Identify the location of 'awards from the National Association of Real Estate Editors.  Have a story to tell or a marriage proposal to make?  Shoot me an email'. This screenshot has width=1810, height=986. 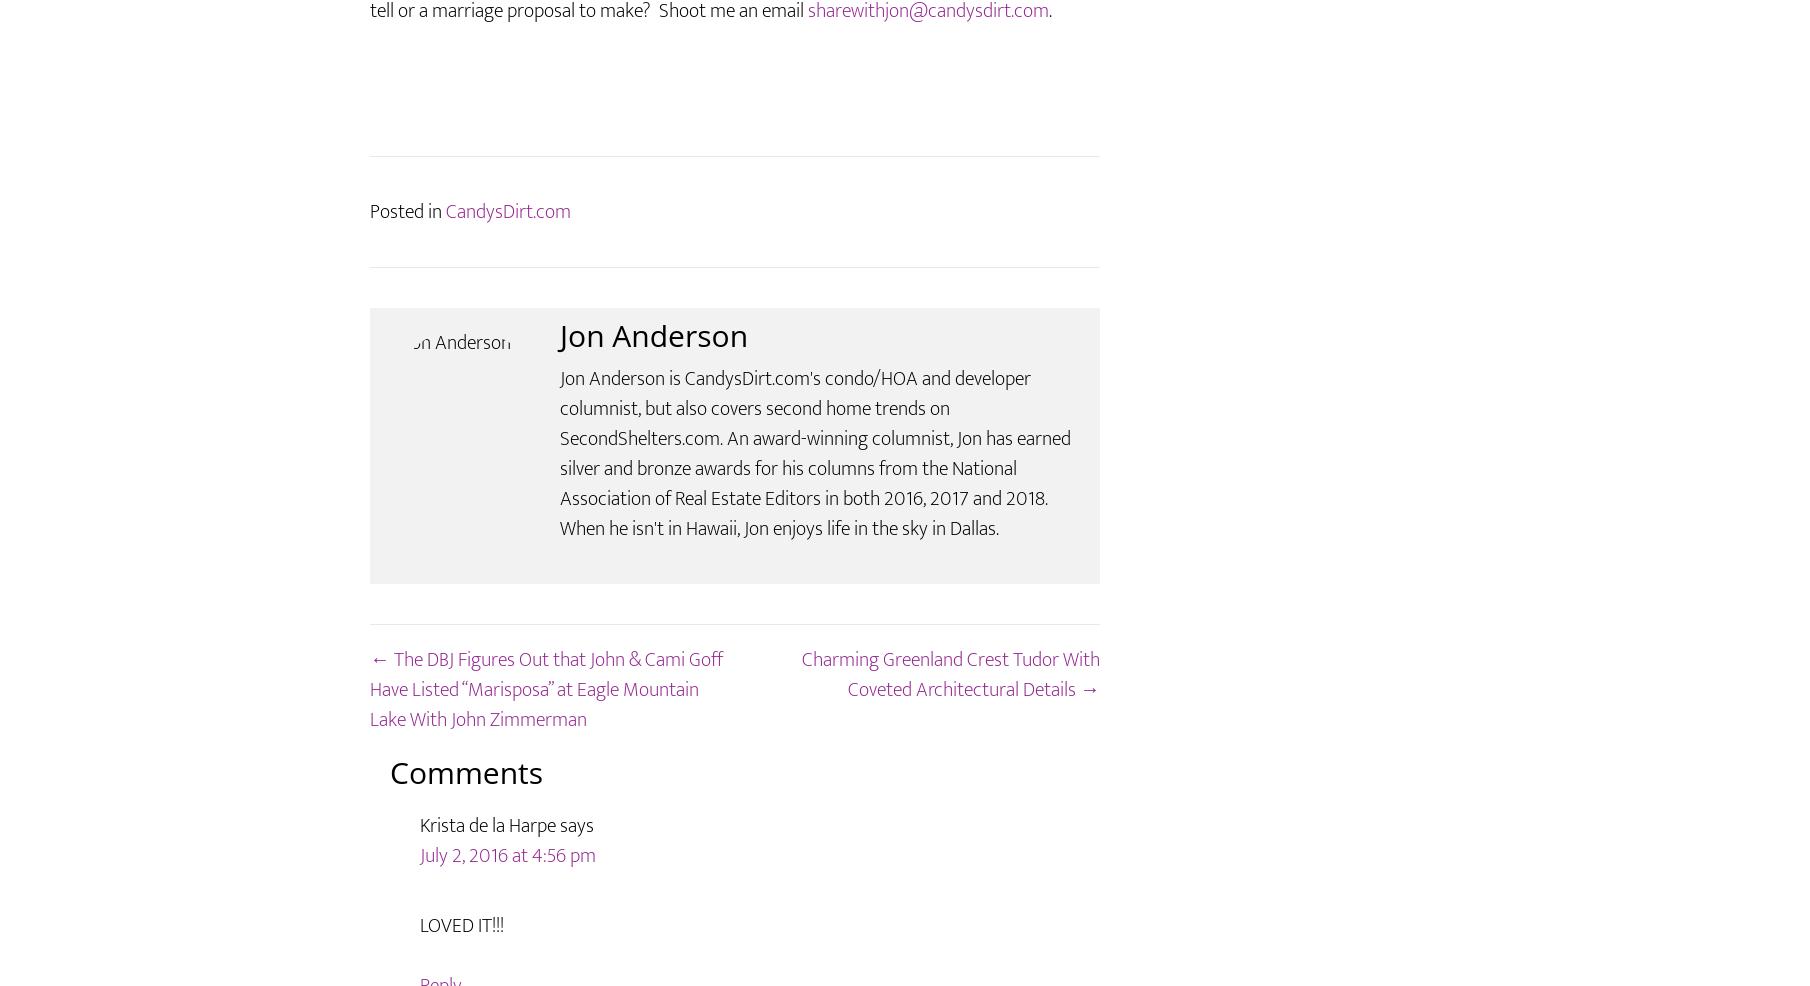
(369, 53).